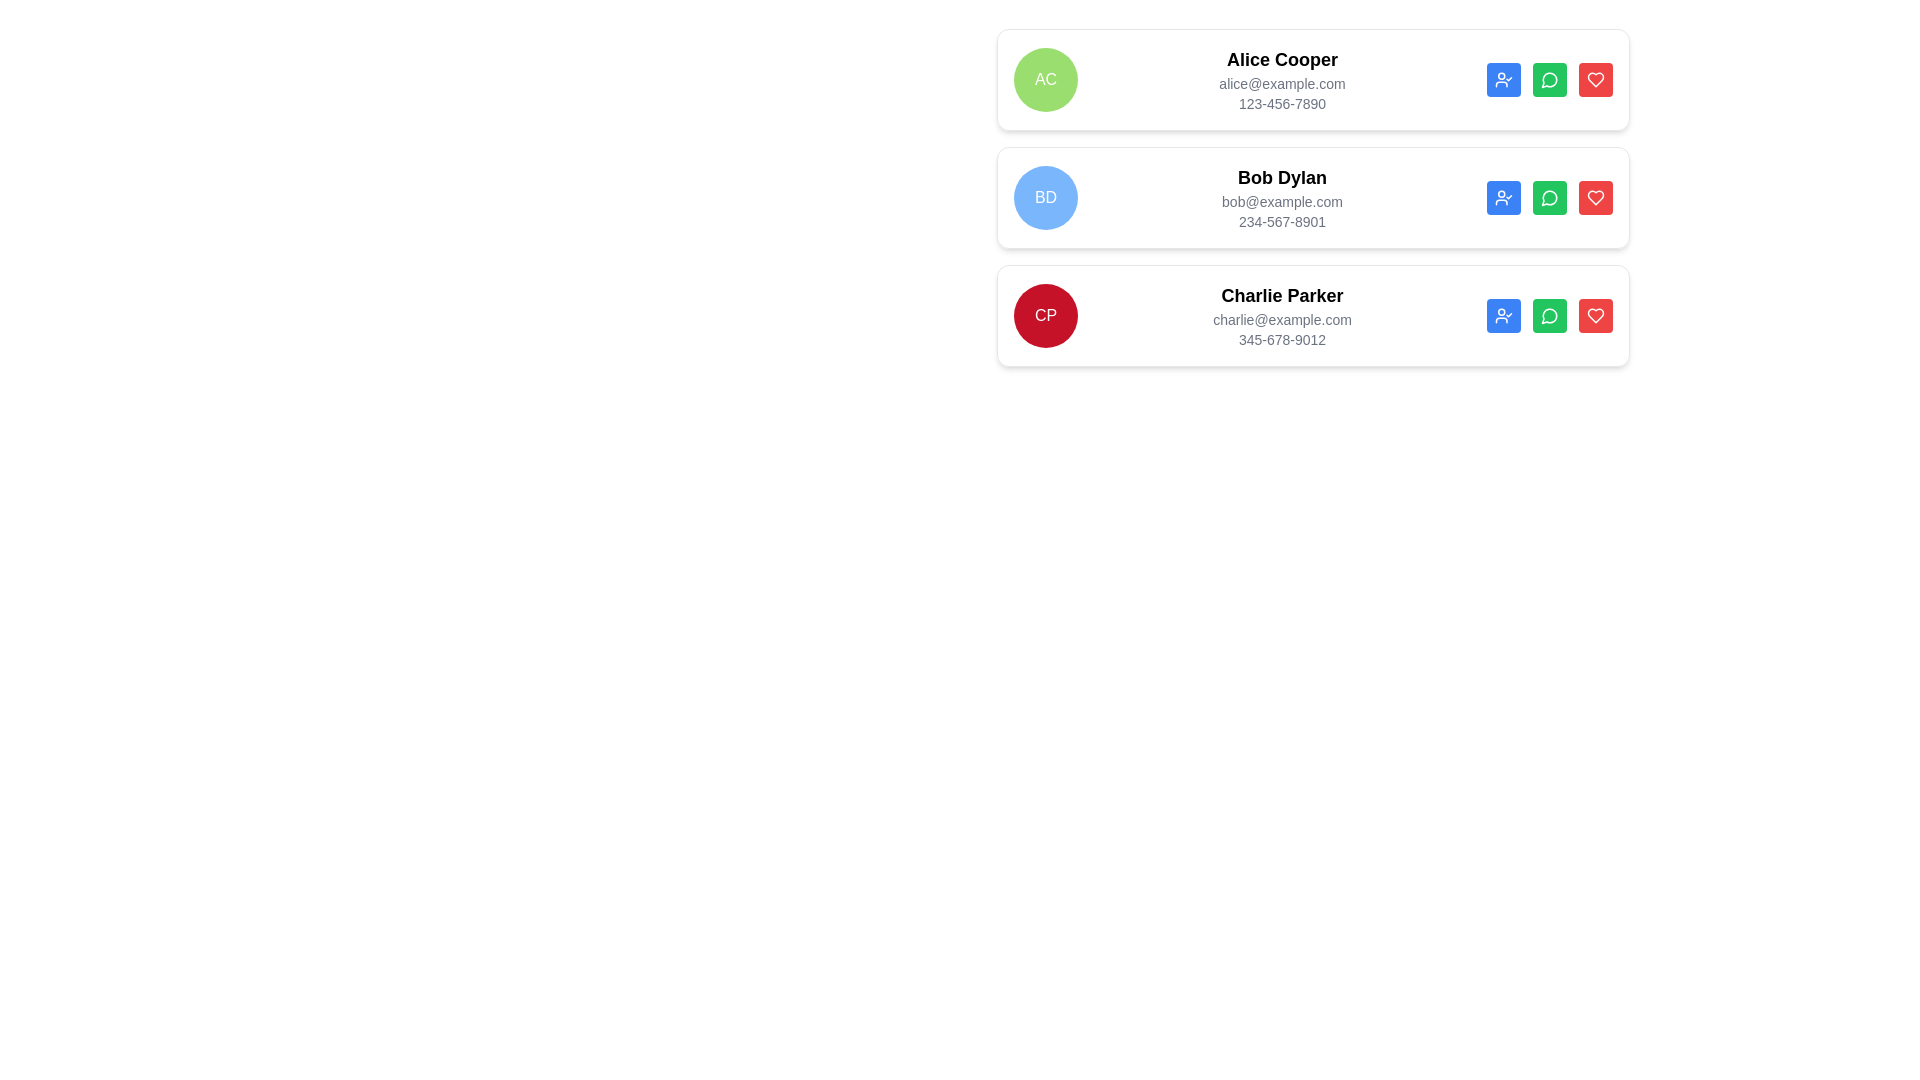  I want to click on the phone number text display located below the email address 'charlie@example.com' in the 'Charlie Parker' contact card, so click(1282, 338).